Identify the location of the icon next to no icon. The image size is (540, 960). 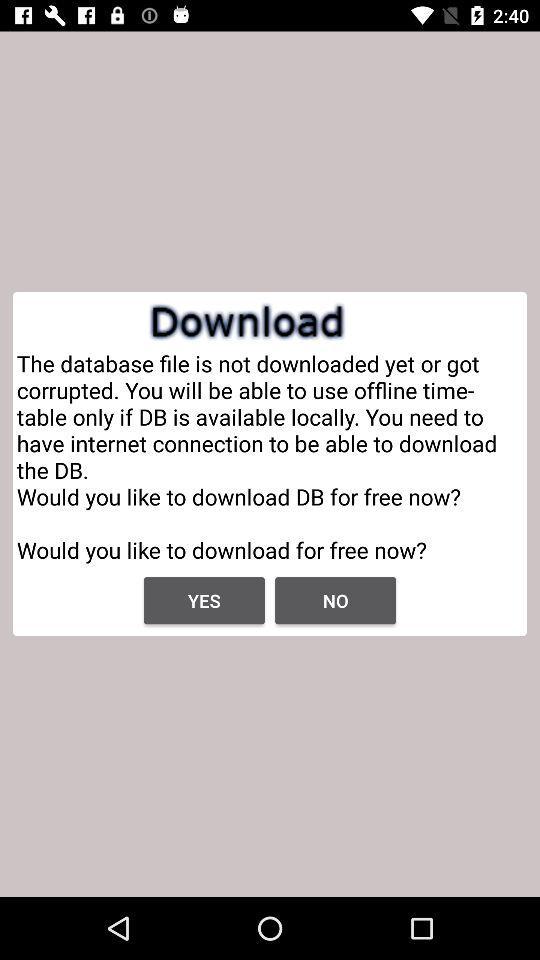
(203, 600).